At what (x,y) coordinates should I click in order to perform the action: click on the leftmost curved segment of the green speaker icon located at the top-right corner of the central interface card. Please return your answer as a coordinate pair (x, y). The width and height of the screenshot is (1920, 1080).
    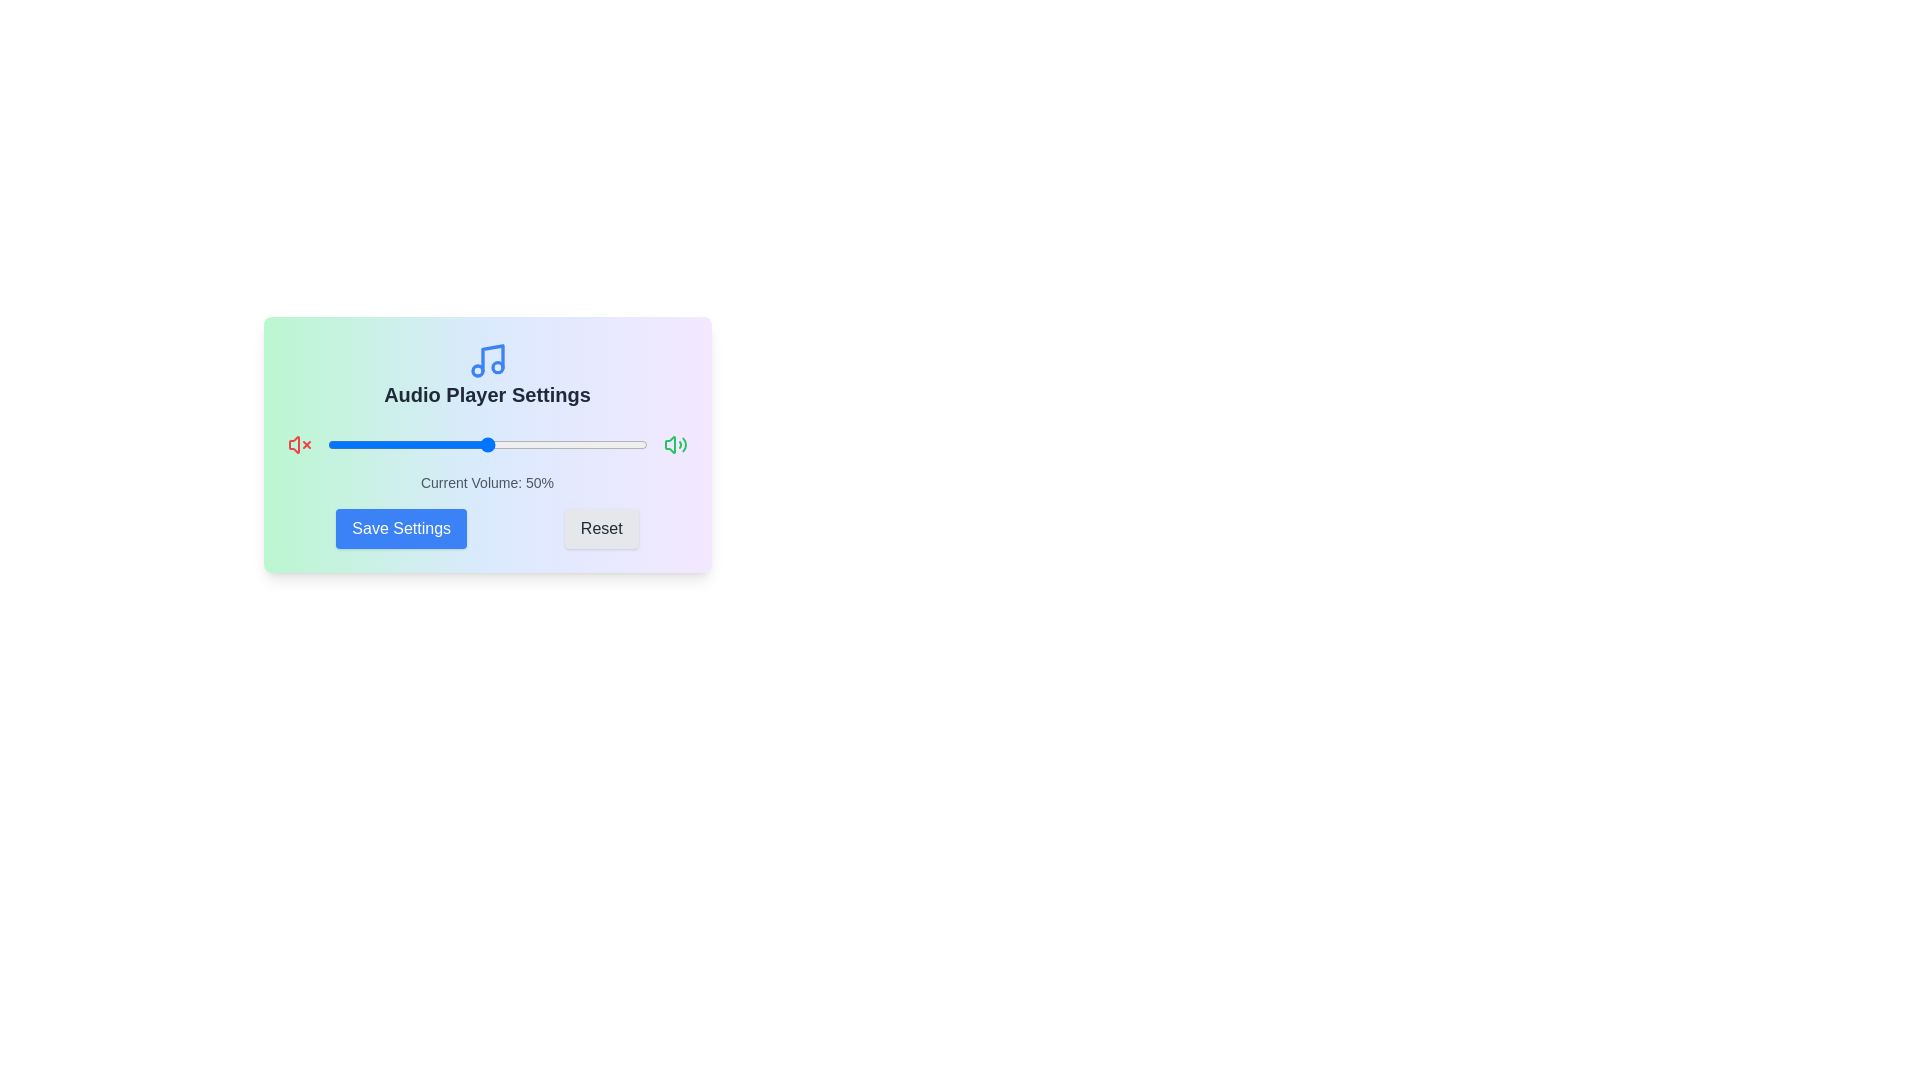
    Looking at the image, I should click on (670, 443).